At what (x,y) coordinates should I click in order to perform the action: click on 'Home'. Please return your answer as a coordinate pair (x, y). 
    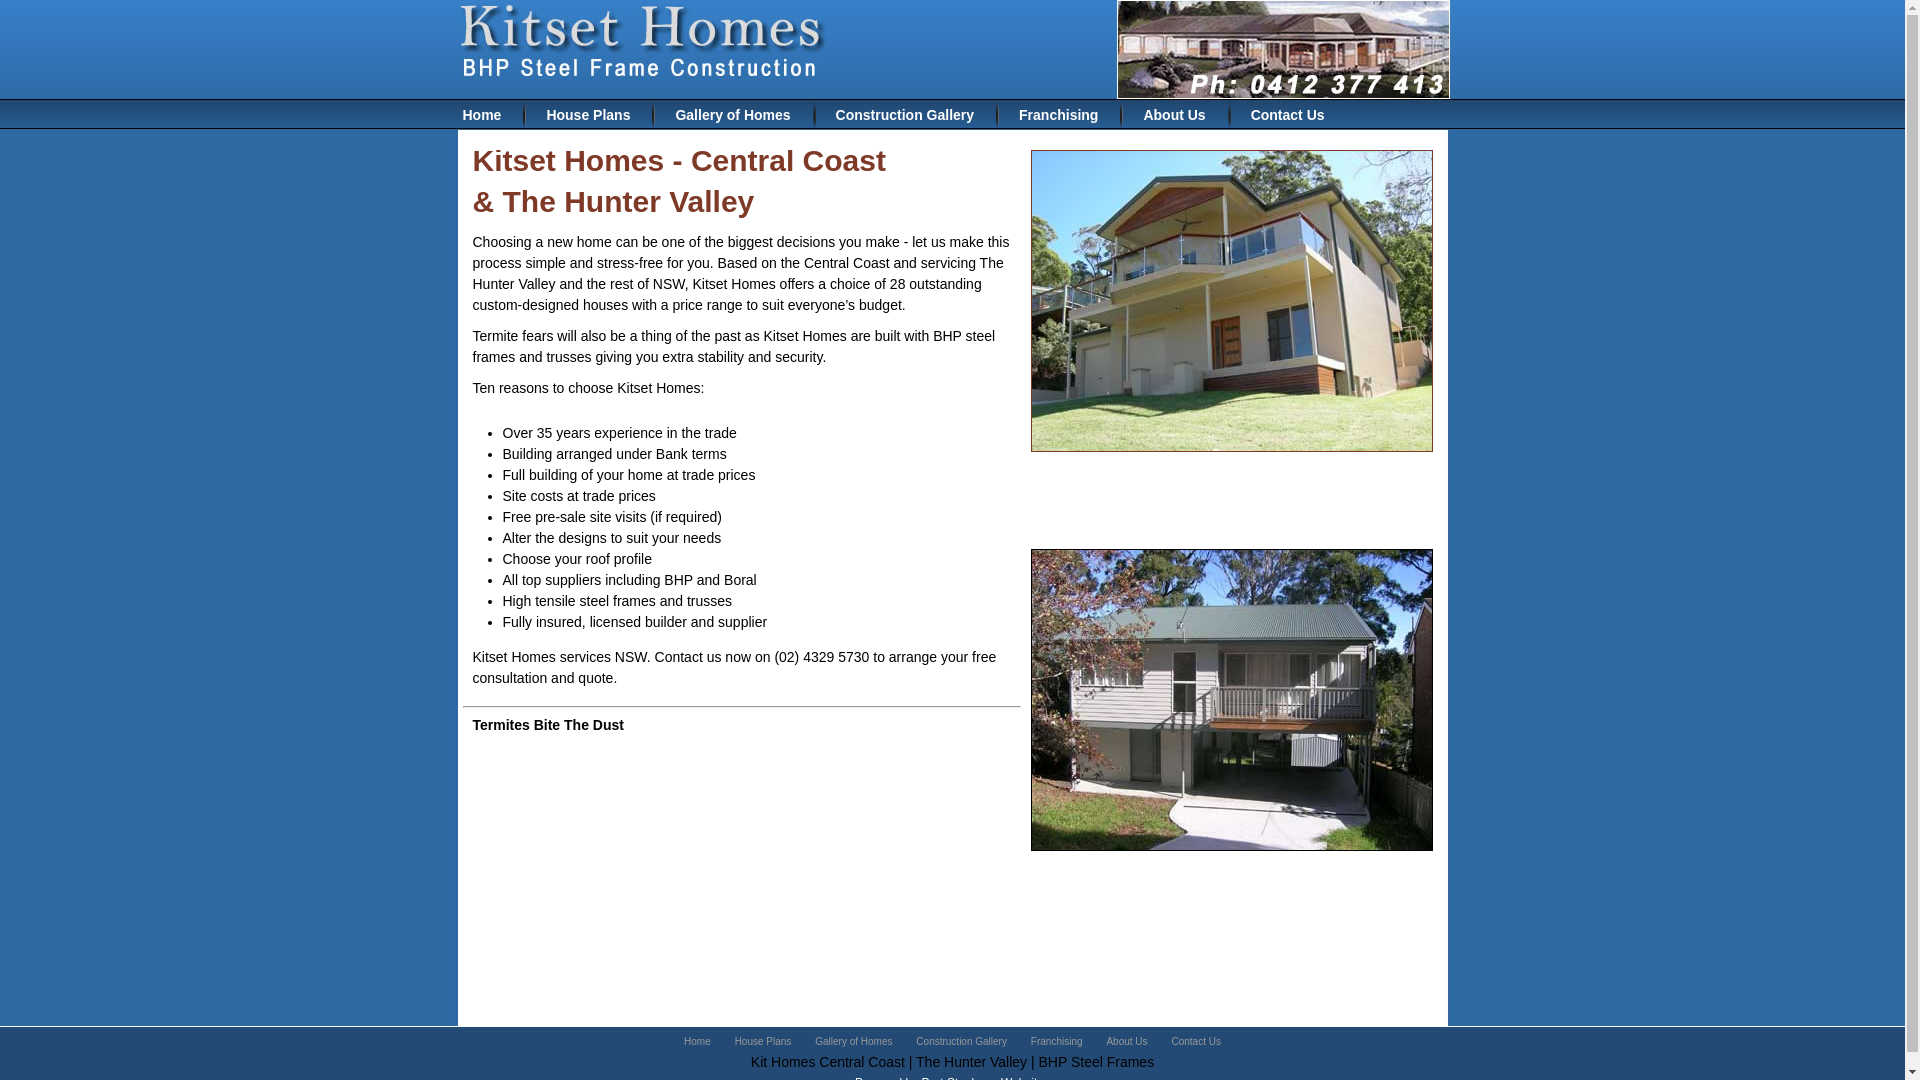
    Looking at the image, I should click on (697, 1040).